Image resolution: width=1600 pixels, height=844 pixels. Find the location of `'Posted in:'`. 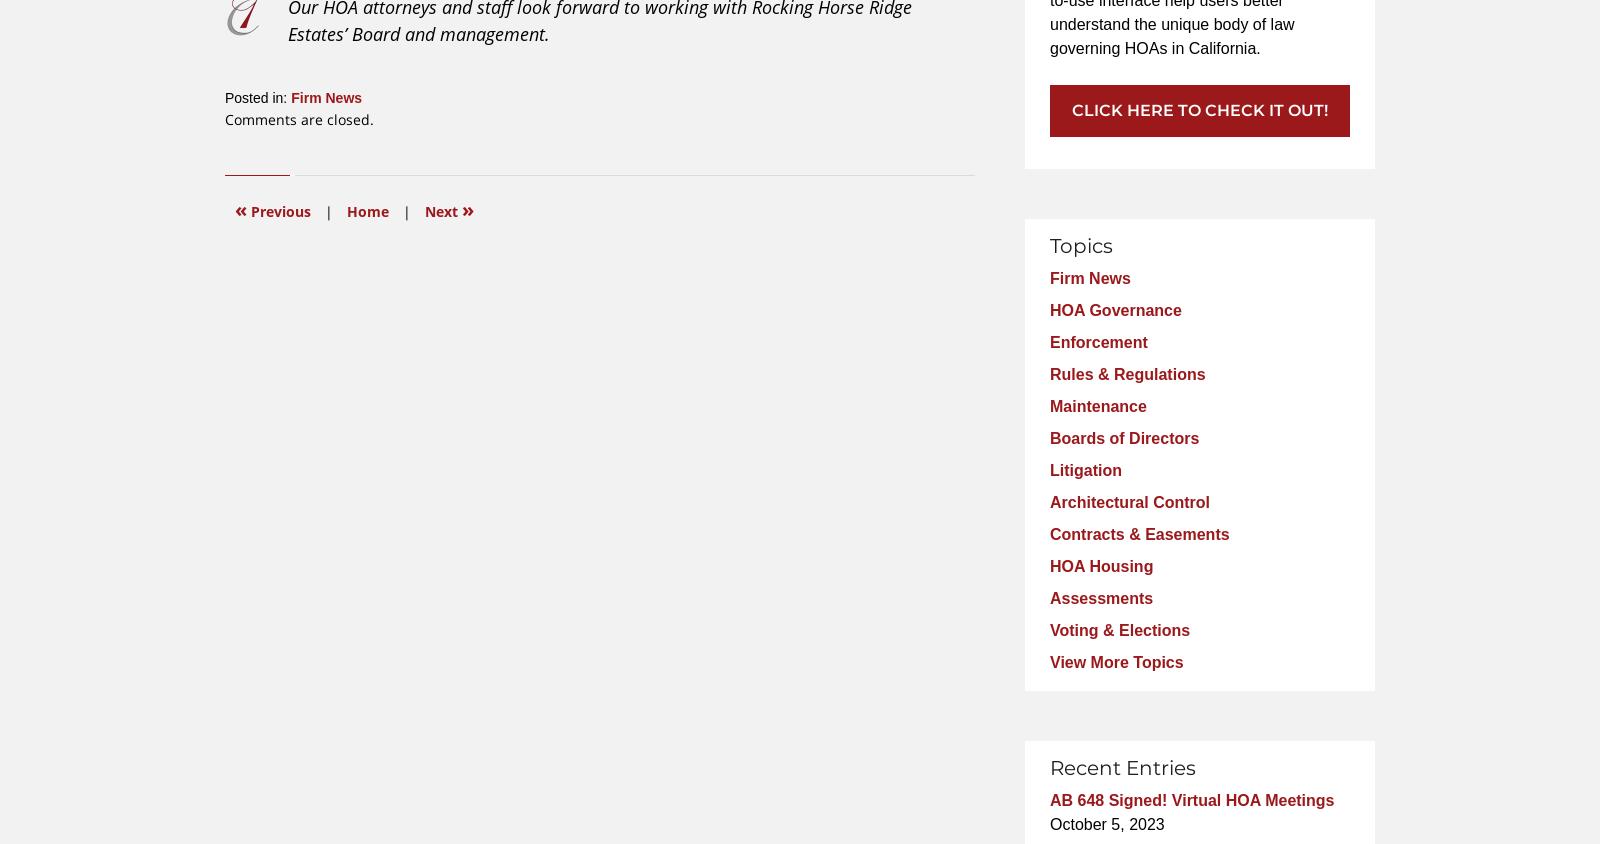

'Posted in:' is located at coordinates (256, 96).